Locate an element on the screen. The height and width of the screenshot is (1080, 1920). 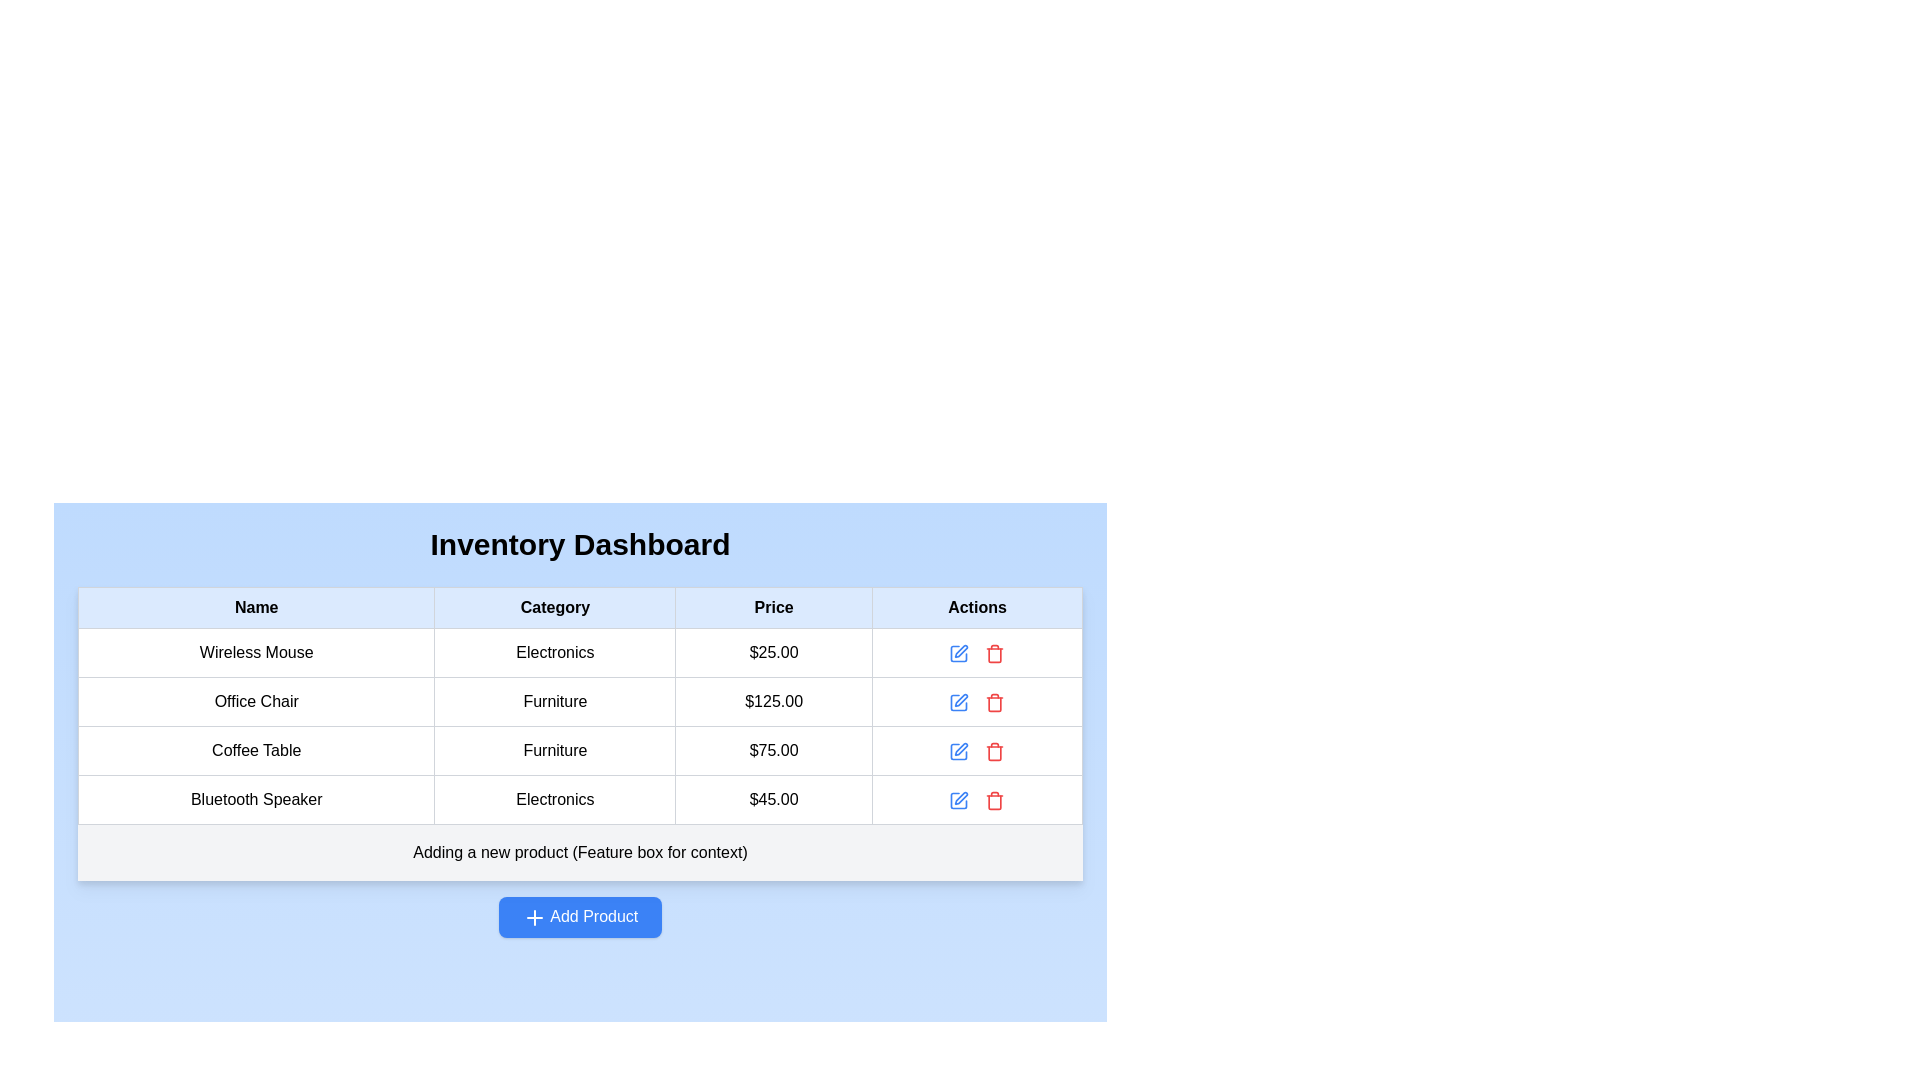
the text element displaying '$125.00' in bold font, located in the 'Price' column under the 'Office Chair' row is located at coordinates (773, 701).